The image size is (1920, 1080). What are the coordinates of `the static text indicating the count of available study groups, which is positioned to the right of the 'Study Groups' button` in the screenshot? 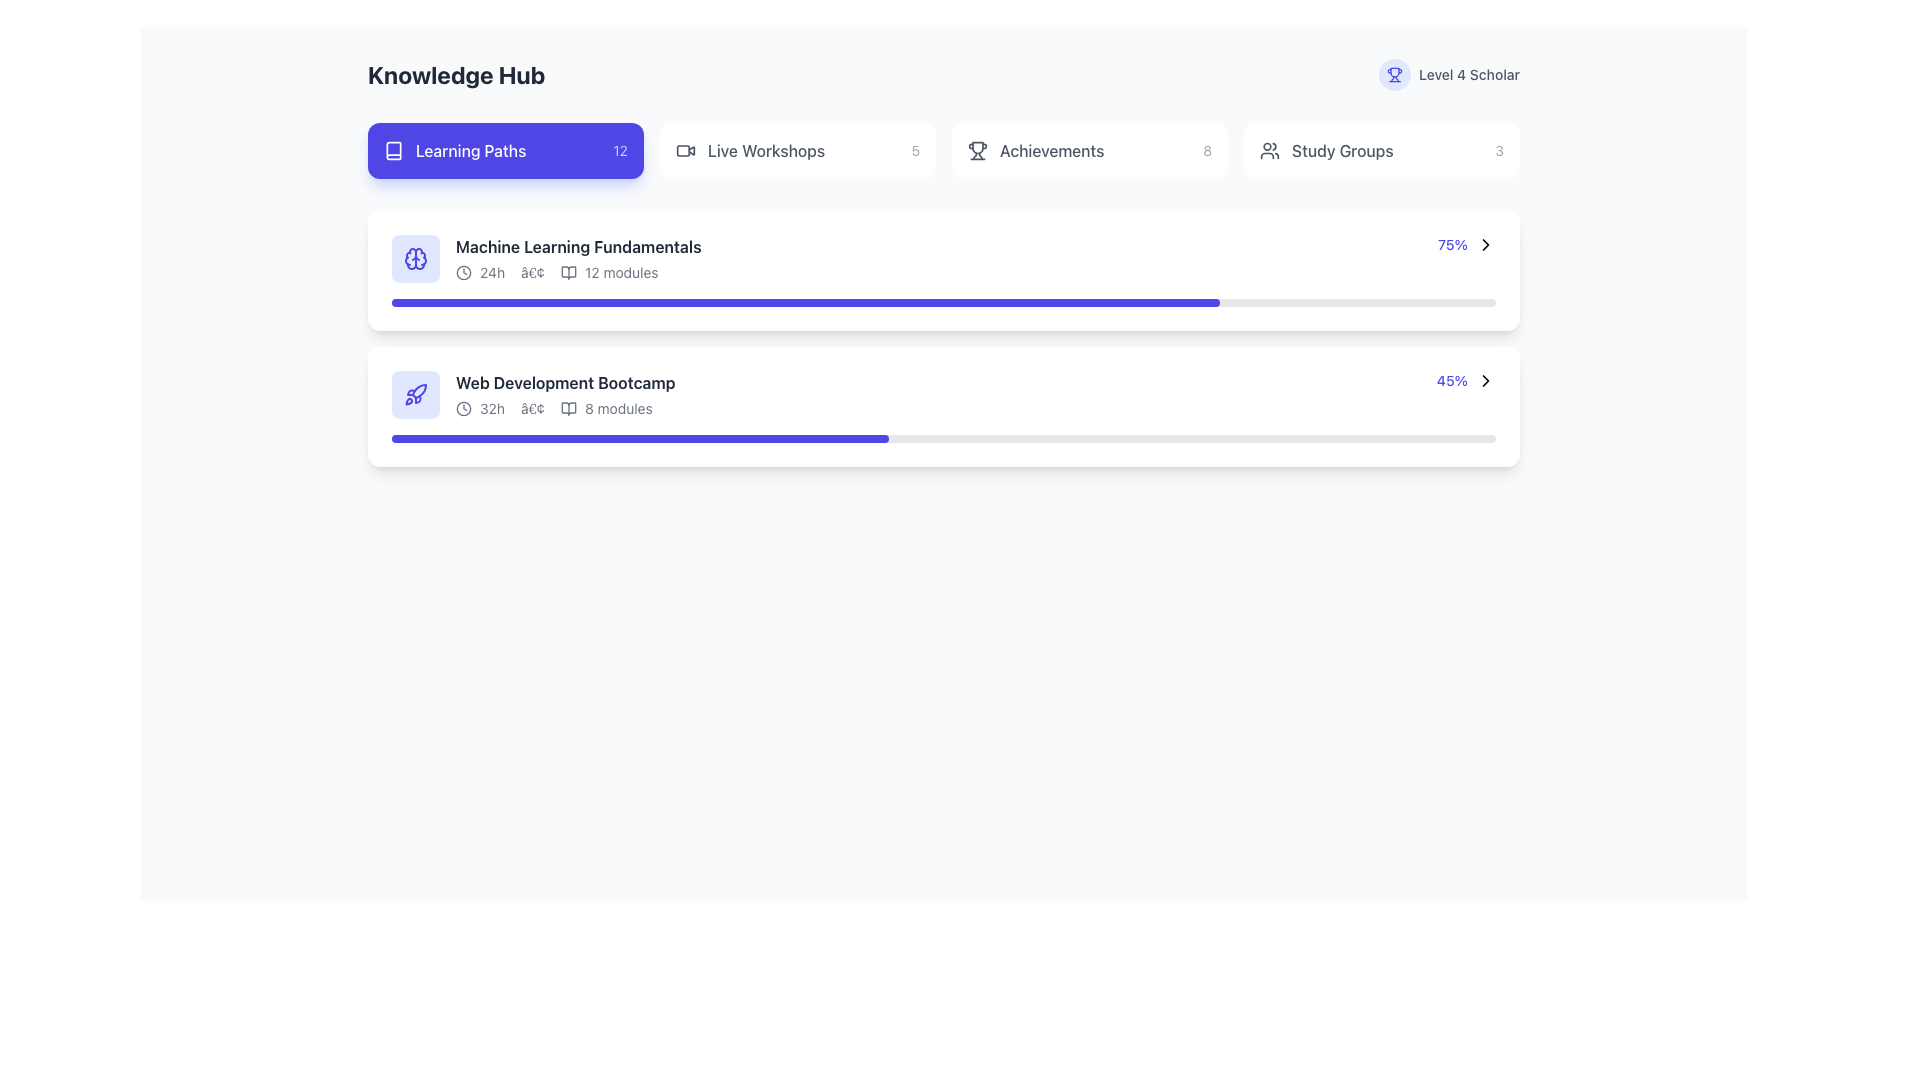 It's located at (1499, 149).